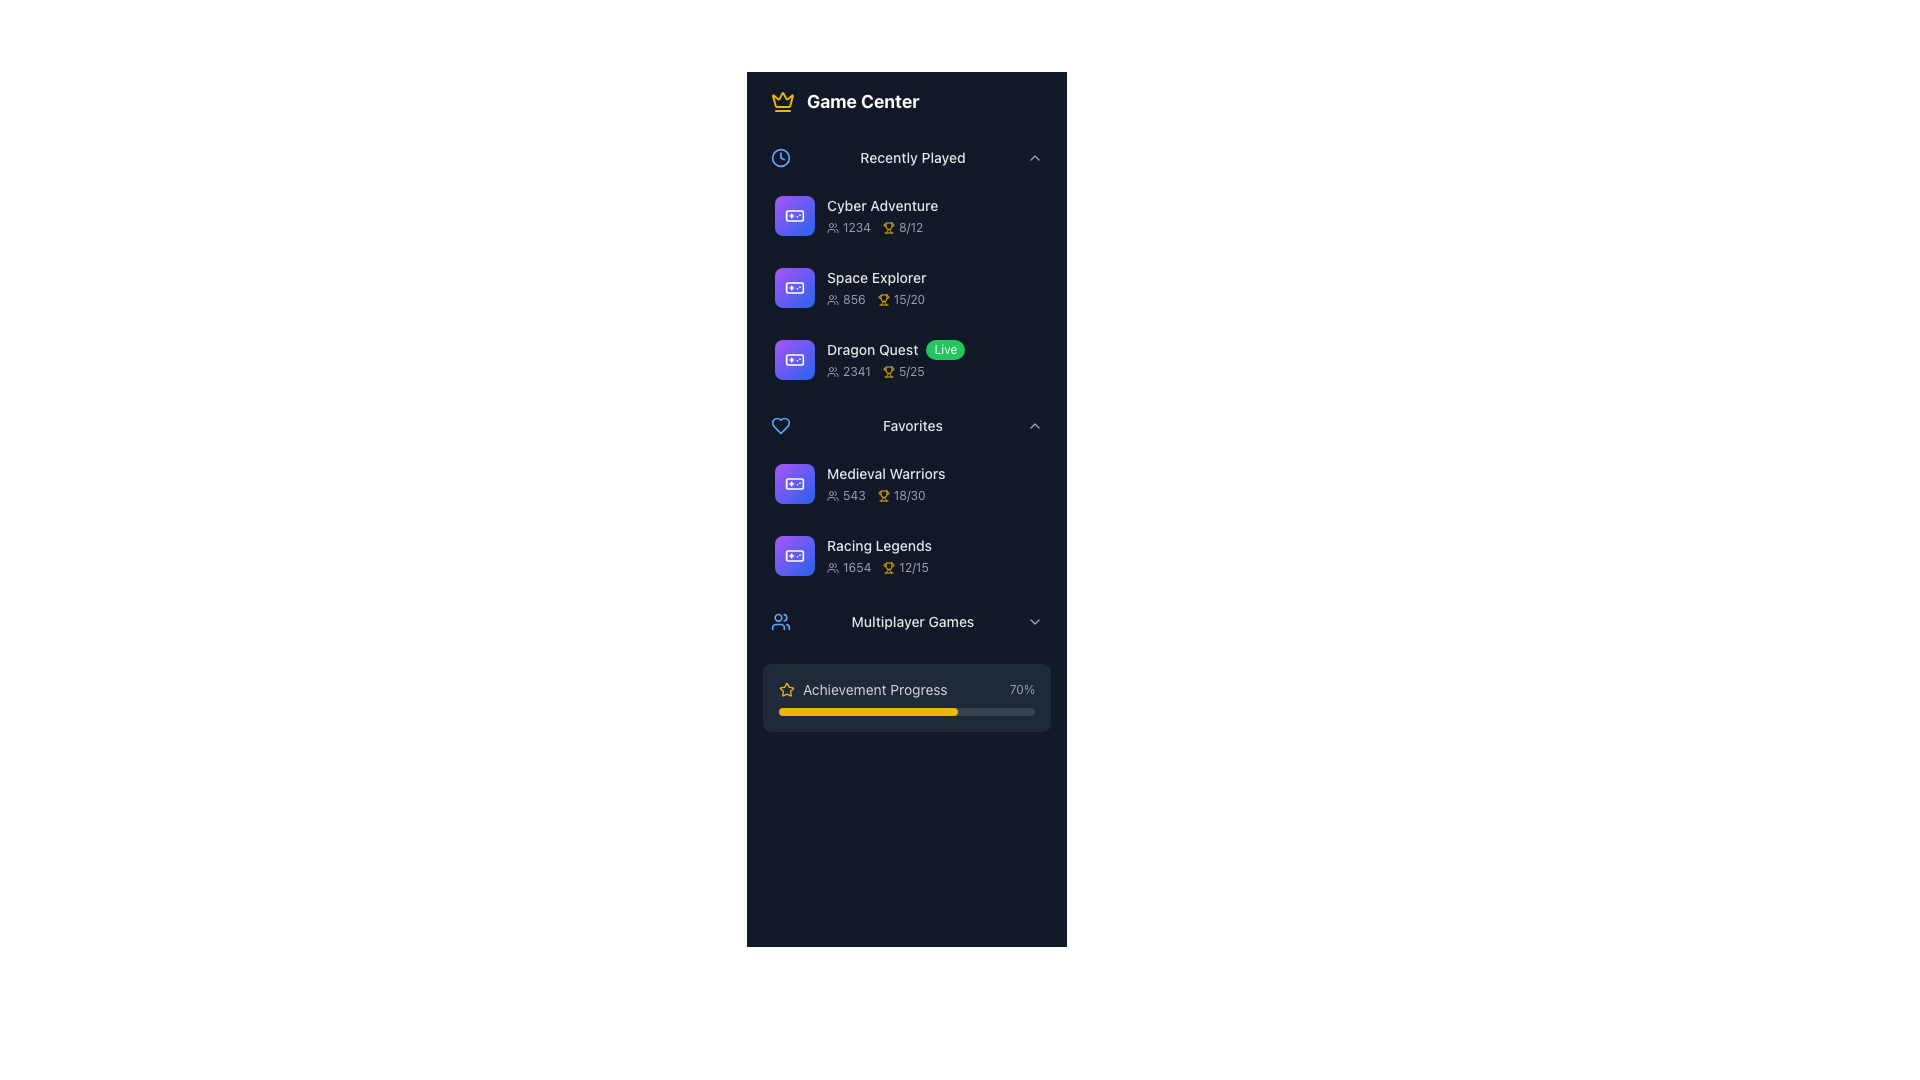 This screenshot has width=1920, height=1080. Describe the element at coordinates (794, 483) in the screenshot. I see `the Decorative Icon that resembles a game controller, located in the 'Favorites' section next to 'Medieval Warriors'` at that location.